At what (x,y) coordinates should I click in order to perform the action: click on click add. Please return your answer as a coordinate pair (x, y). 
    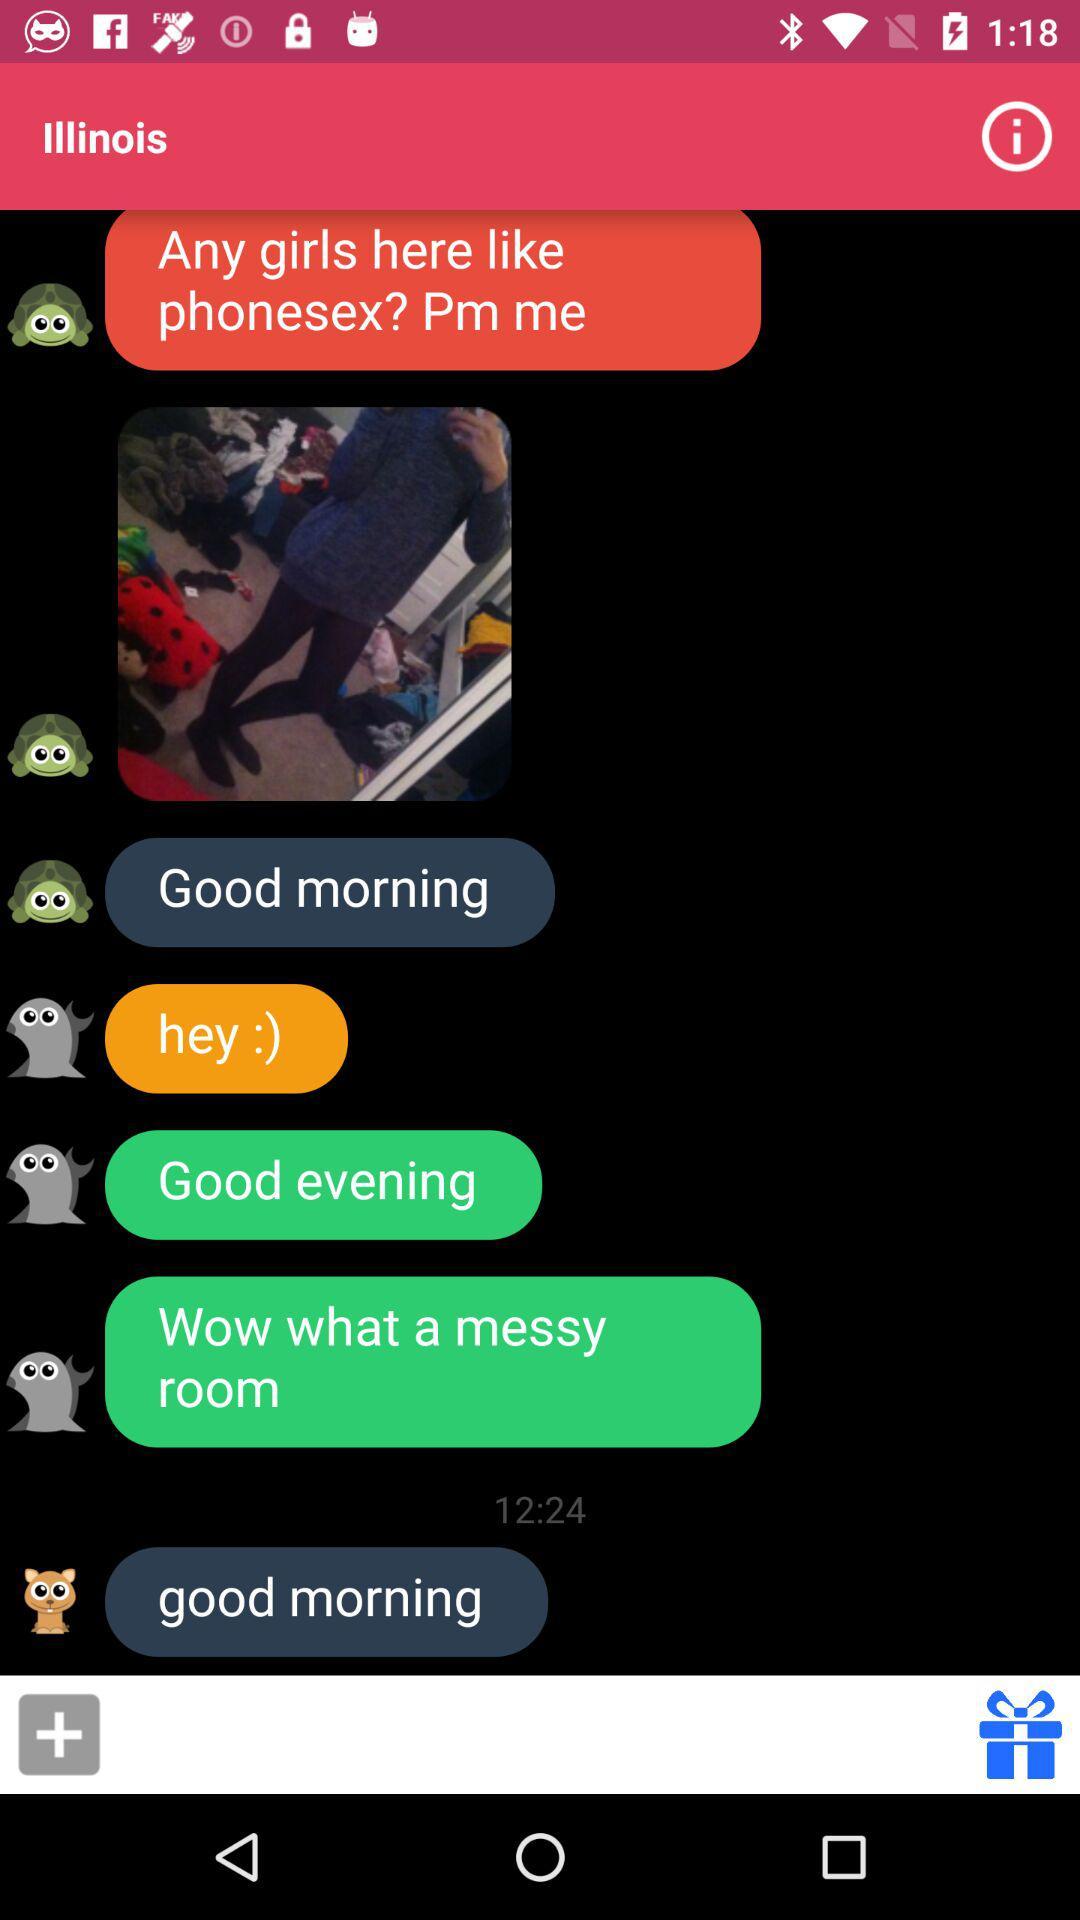
    Looking at the image, I should click on (58, 1733).